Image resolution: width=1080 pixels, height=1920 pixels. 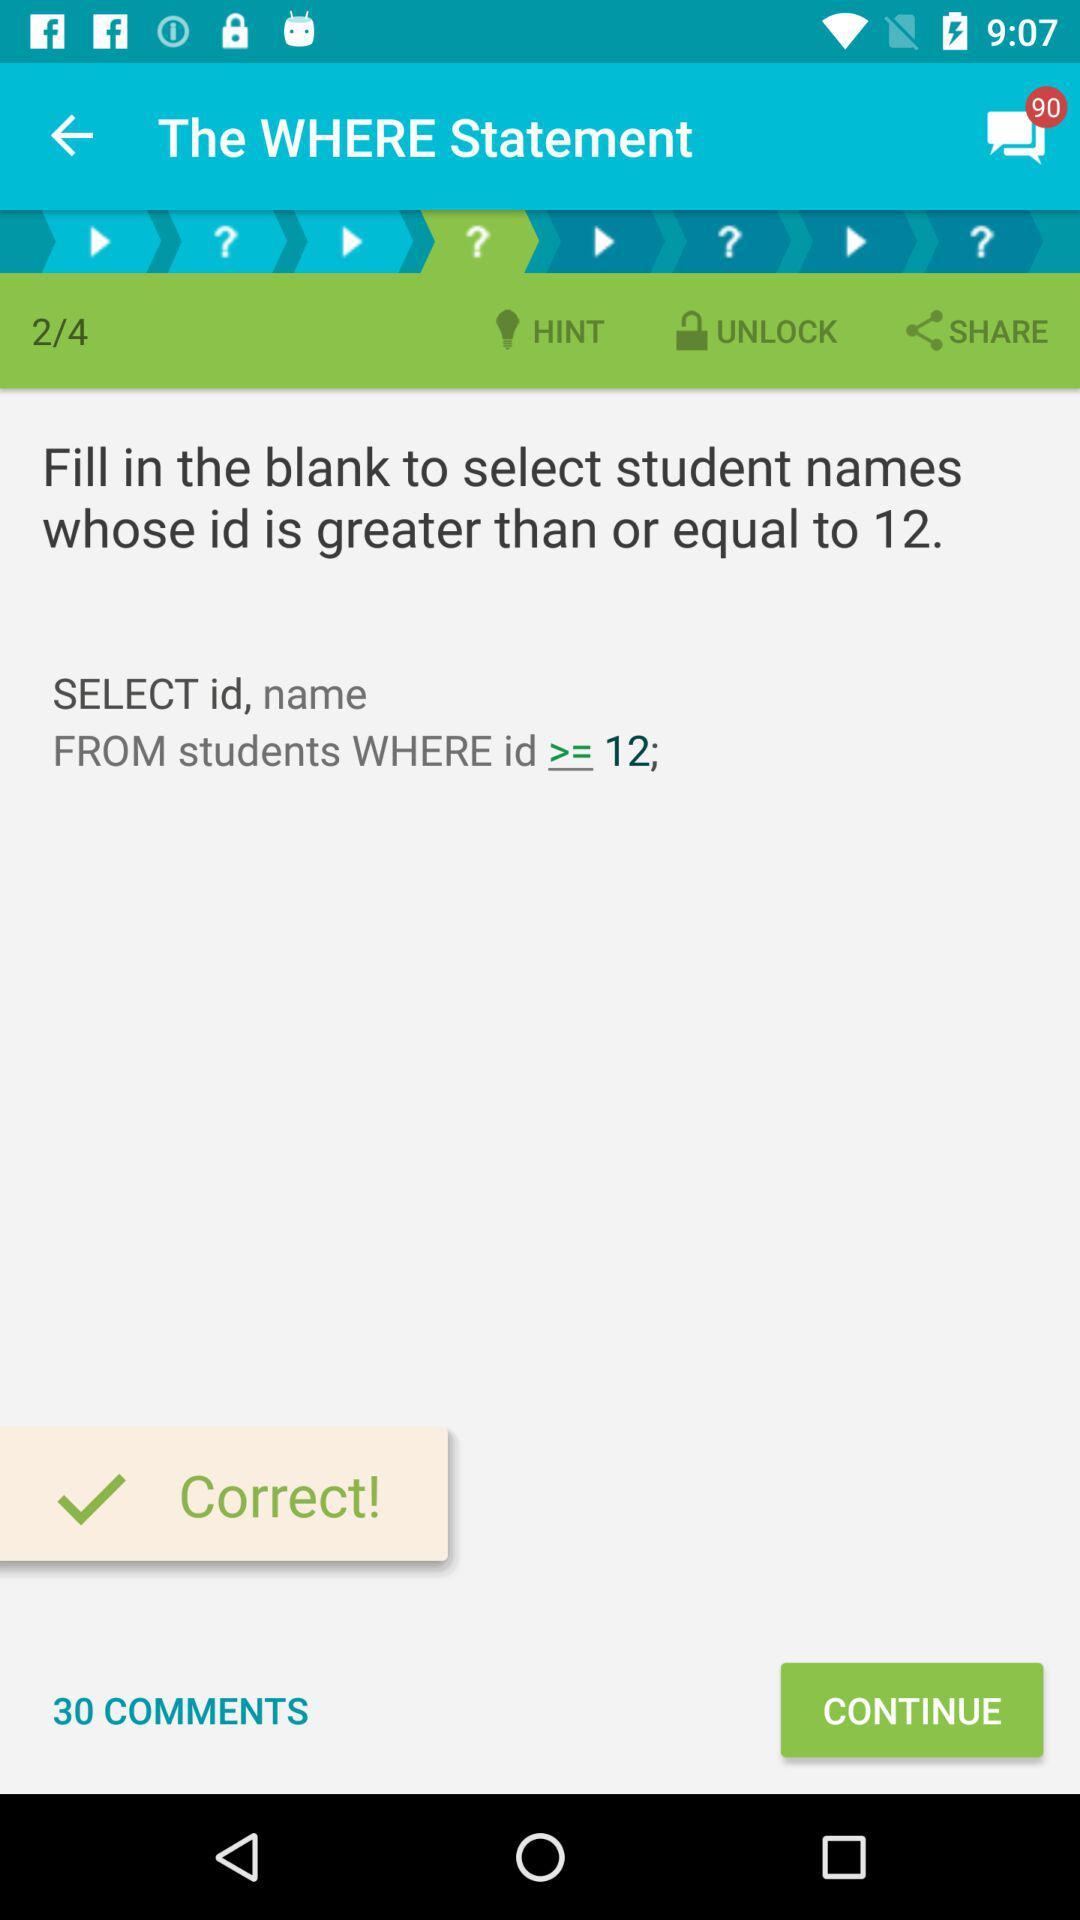 I want to click on 30 comments, so click(x=181, y=1708).